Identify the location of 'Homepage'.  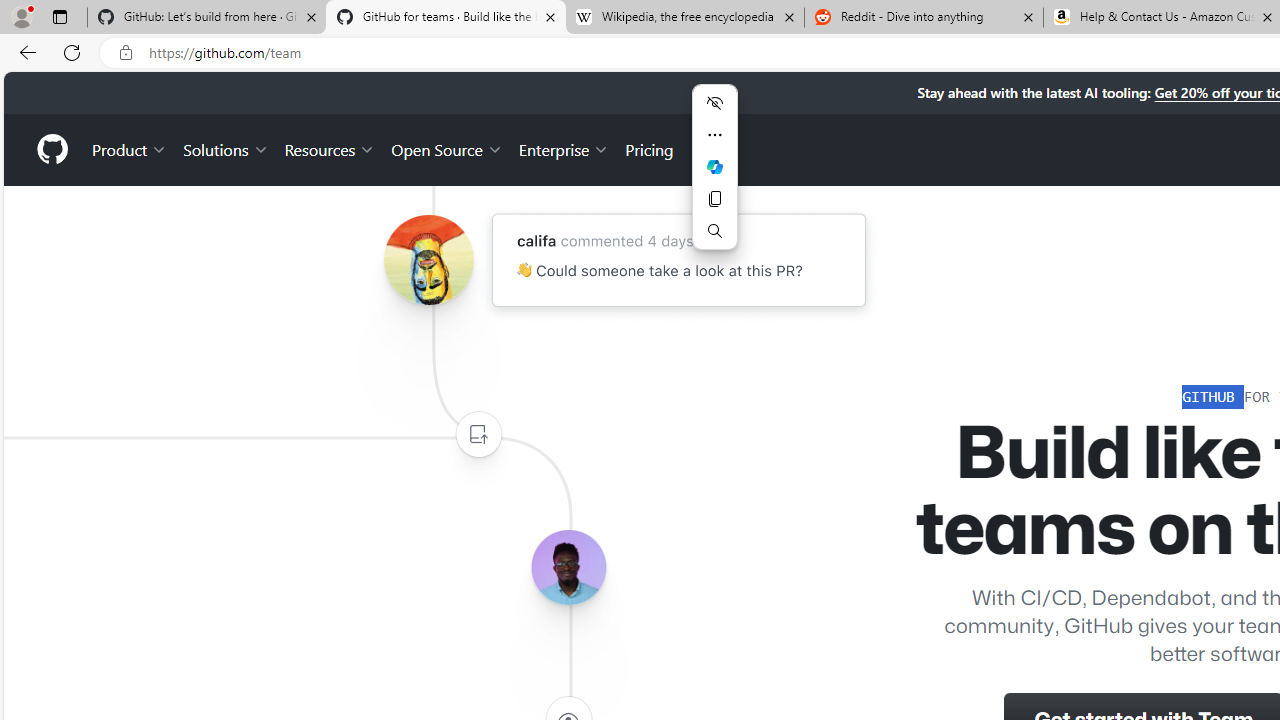
(51, 148).